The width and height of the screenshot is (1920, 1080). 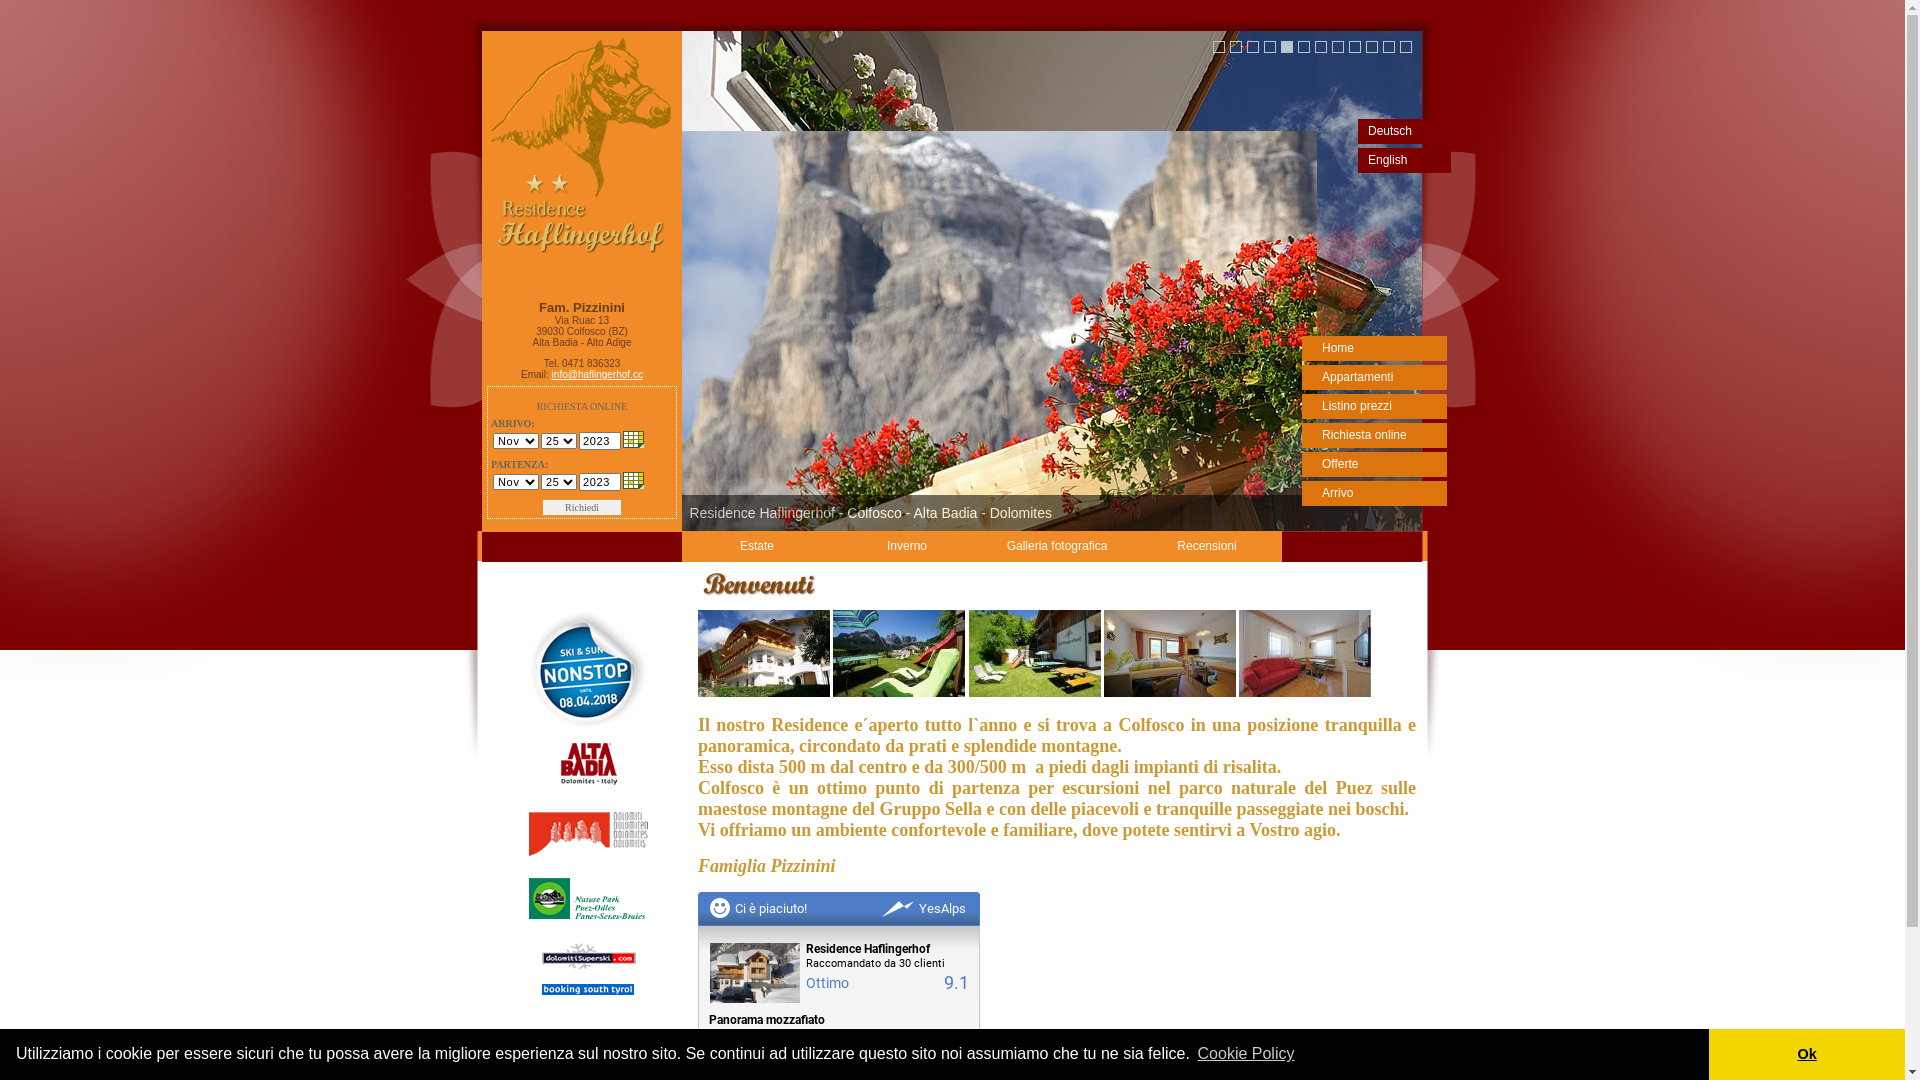 What do you see at coordinates (886, 963) in the screenshot?
I see `'Raccomandato da 30 clienti'` at bounding box center [886, 963].